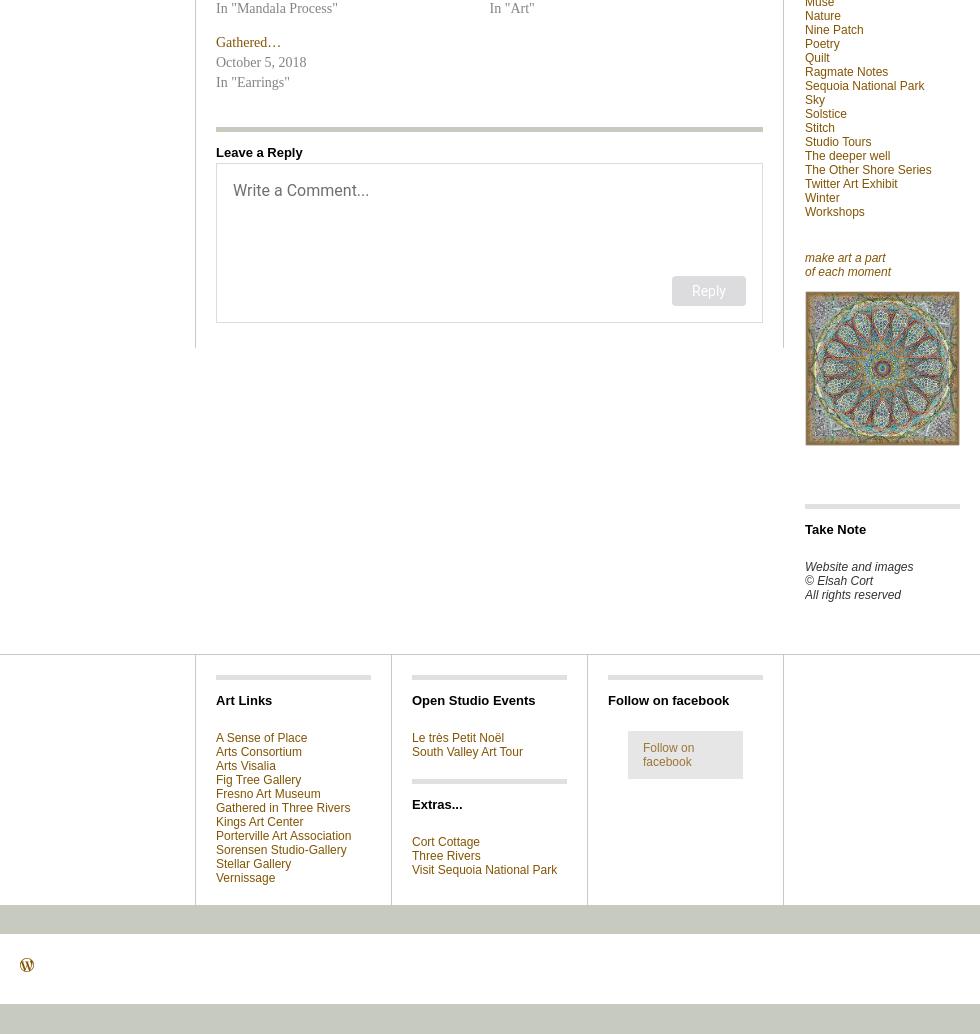 The image size is (980, 1034). I want to click on 'Nine Patch', so click(833, 29).